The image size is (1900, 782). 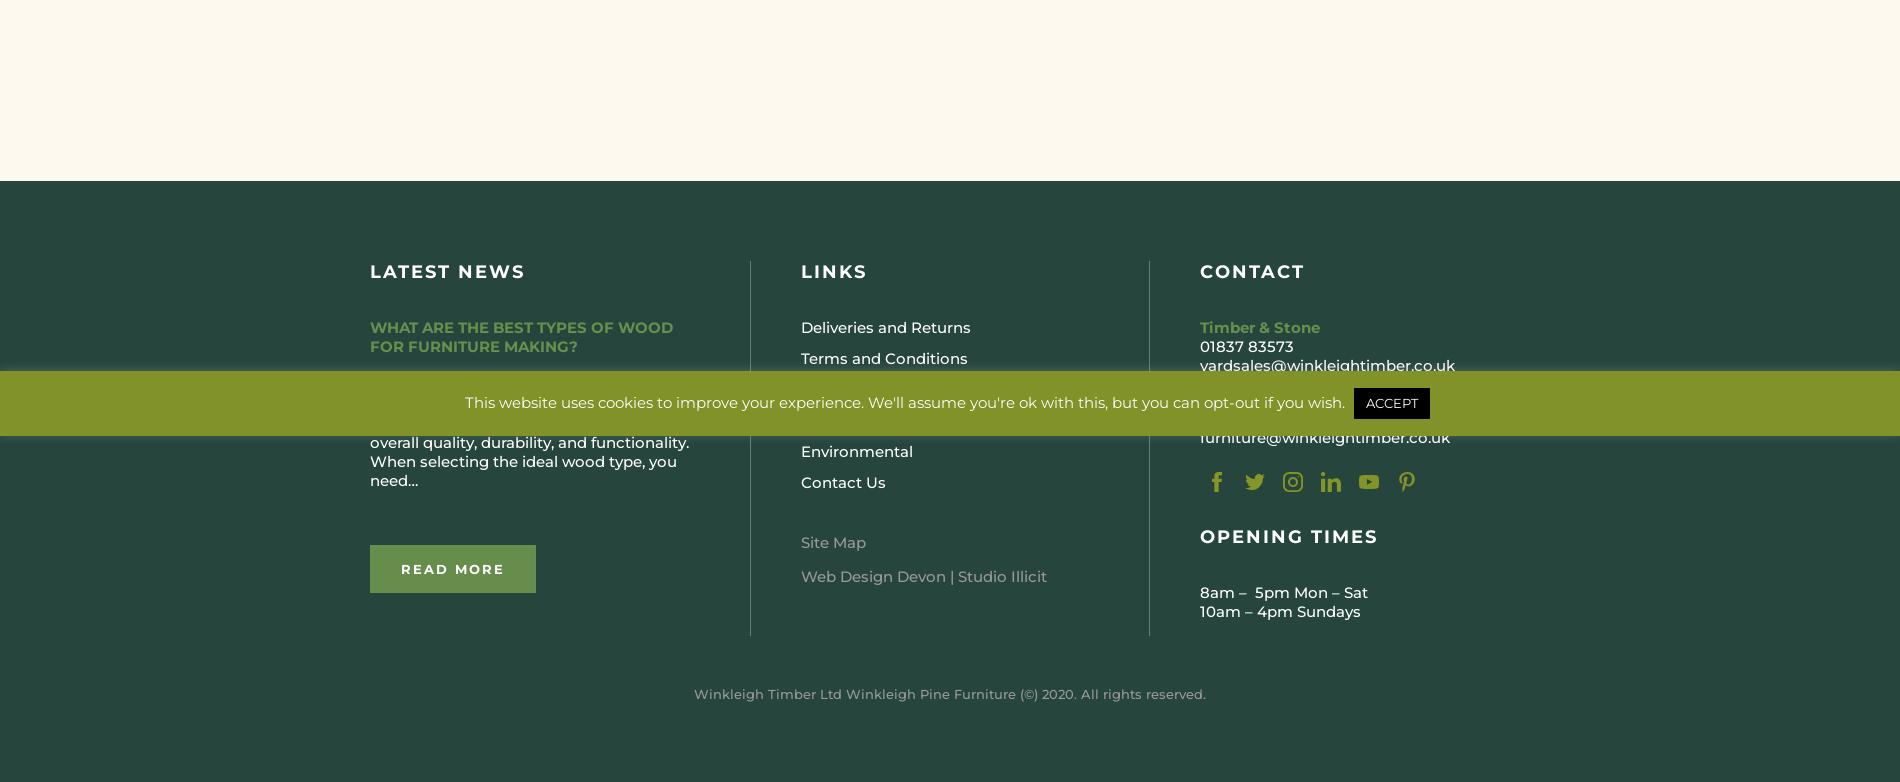 What do you see at coordinates (1199, 345) in the screenshot?
I see `'01837 83573'` at bounding box center [1199, 345].